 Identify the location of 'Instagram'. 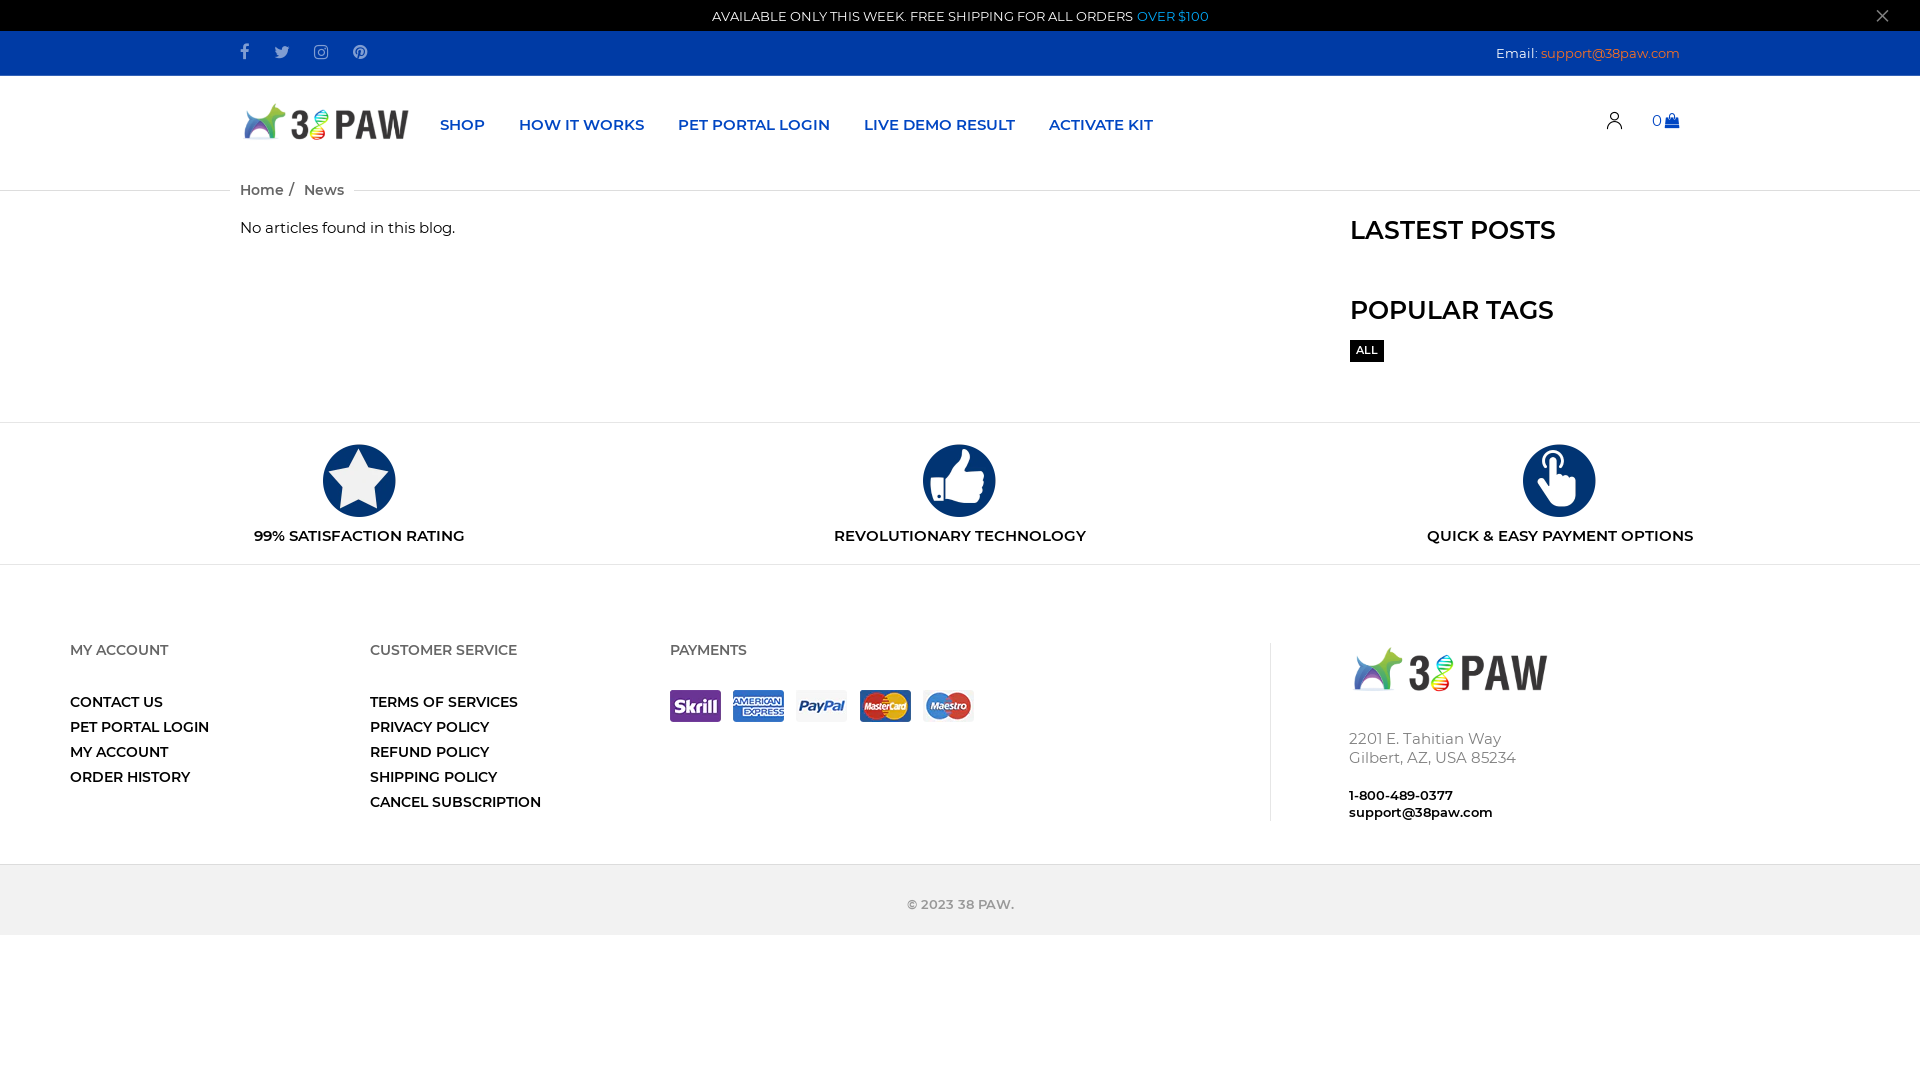
(312, 52).